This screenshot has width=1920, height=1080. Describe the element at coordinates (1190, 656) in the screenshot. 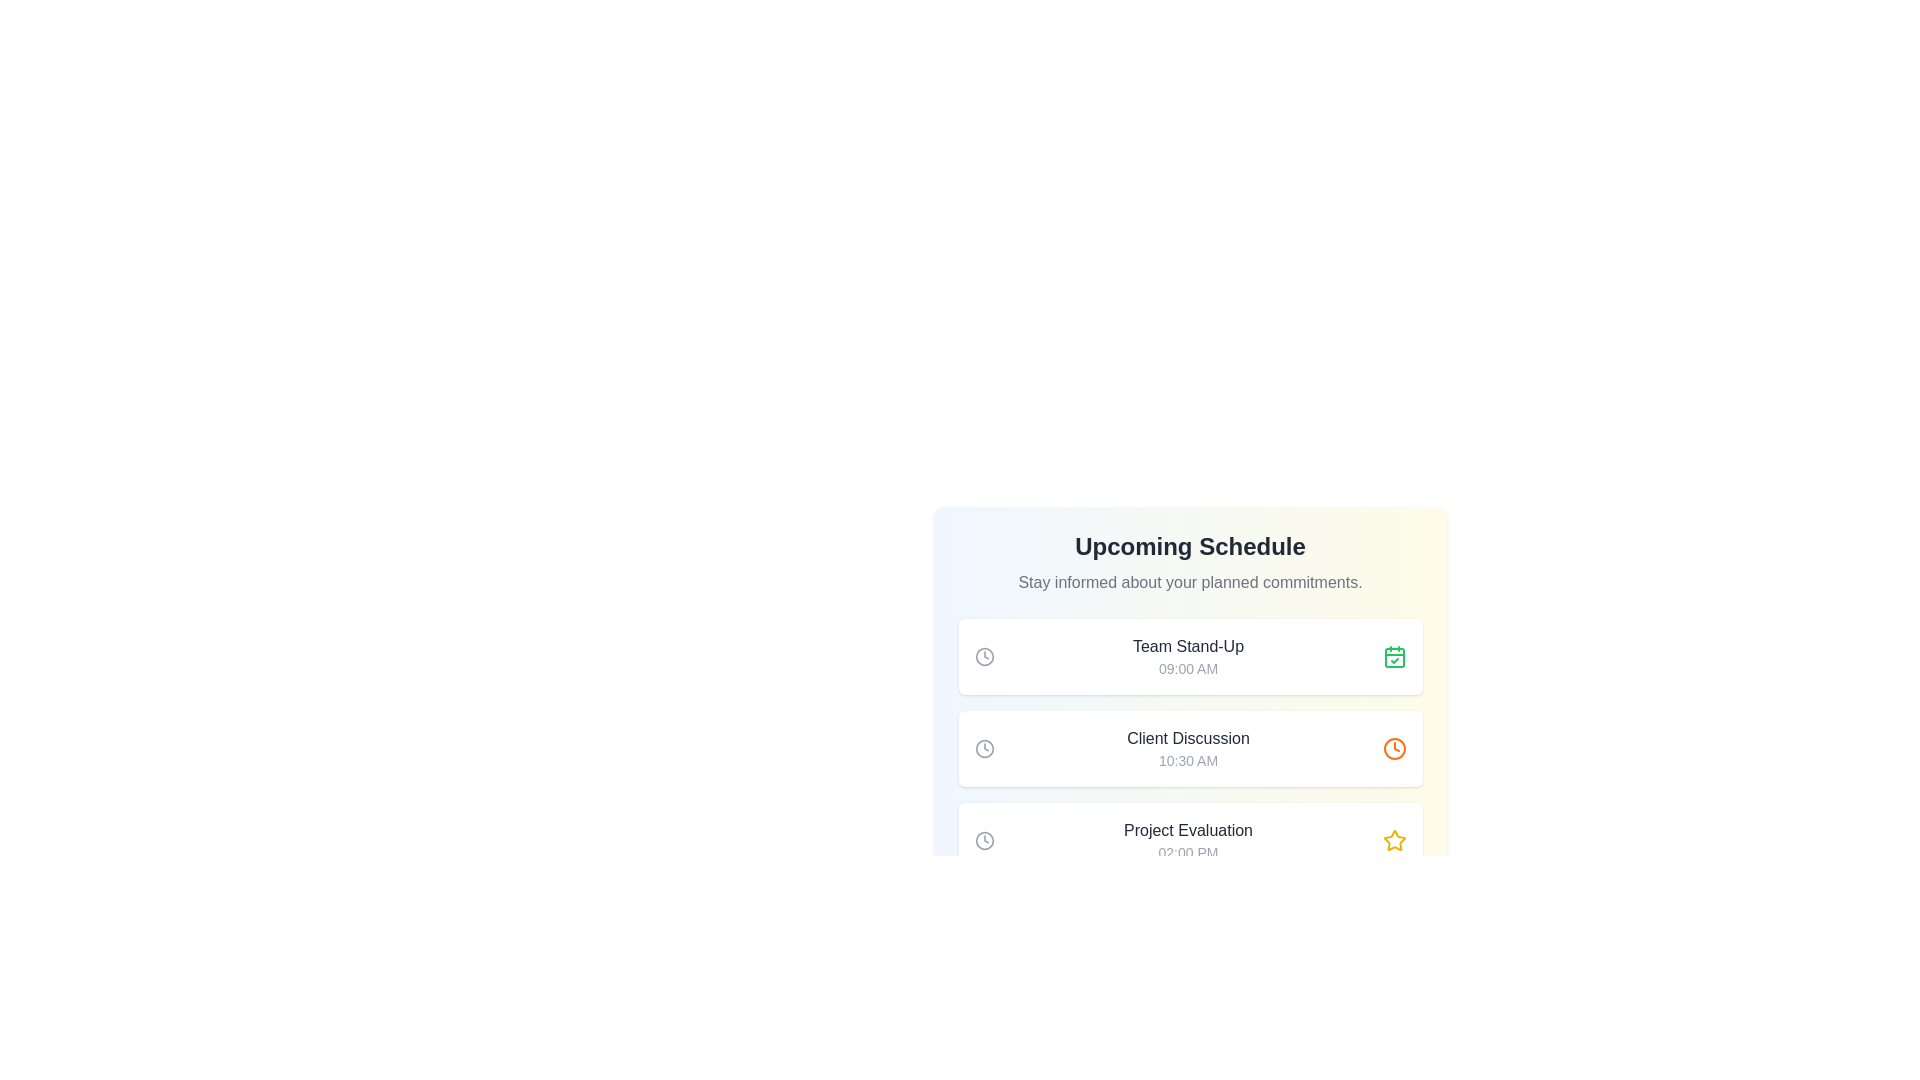

I see `the first list item representing a scheduled event titled 'Team Stand-Up'` at that location.